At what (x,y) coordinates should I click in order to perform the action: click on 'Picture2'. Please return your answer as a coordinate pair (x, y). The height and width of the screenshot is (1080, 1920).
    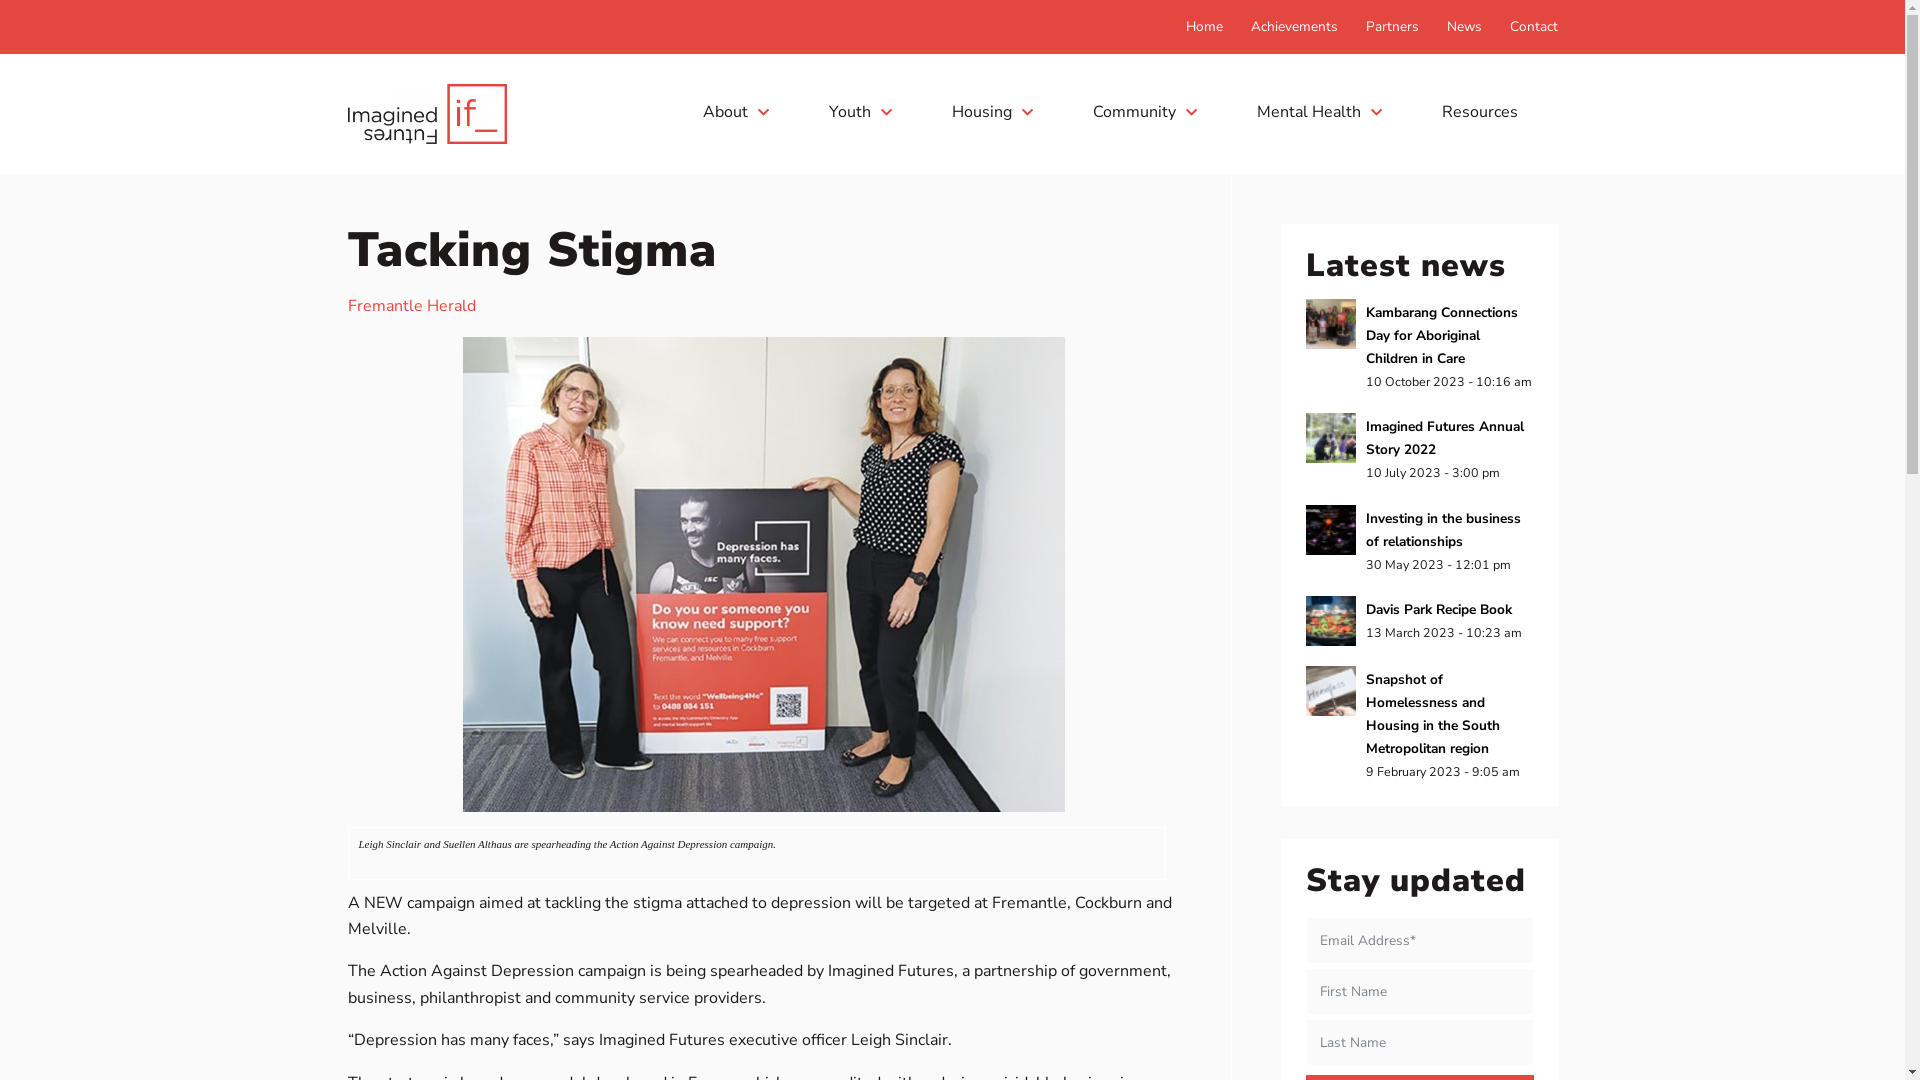
    Looking at the image, I should click on (762, 574).